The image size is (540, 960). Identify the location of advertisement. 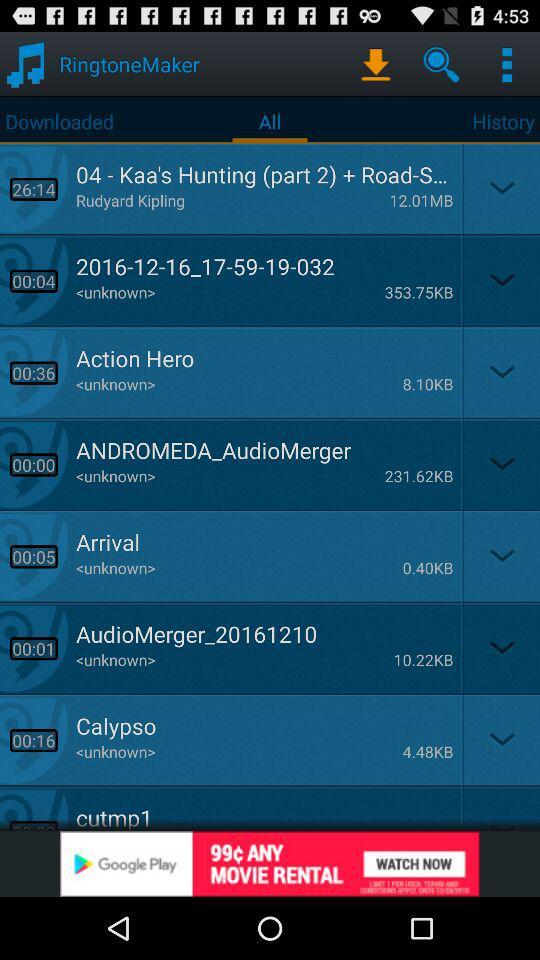
(270, 863).